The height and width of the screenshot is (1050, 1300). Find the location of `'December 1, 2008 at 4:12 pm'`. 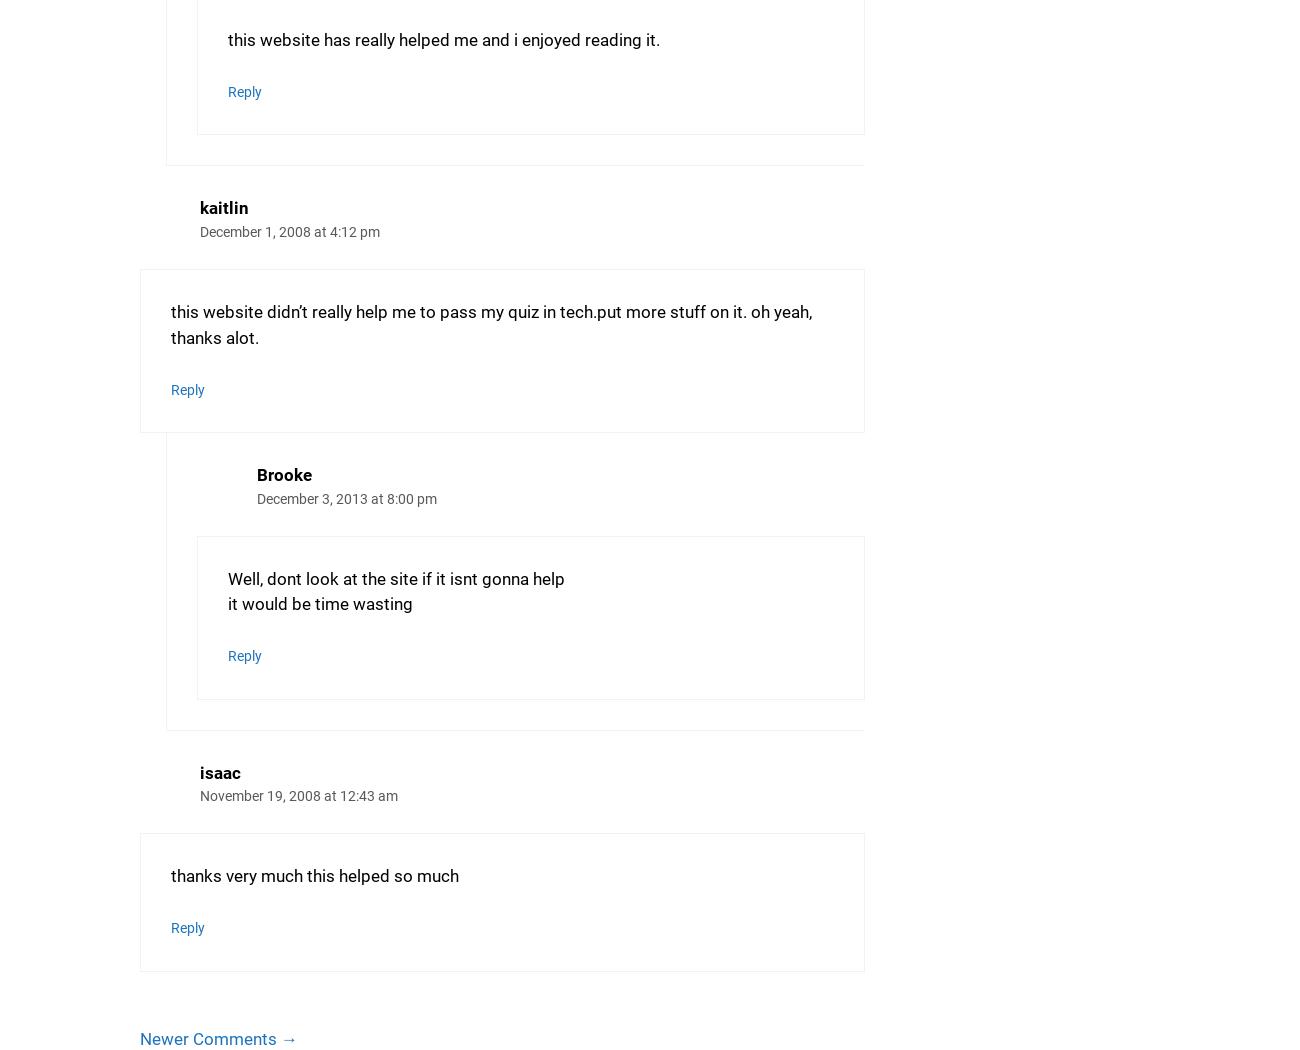

'December 1, 2008 at 4:12 pm' is located at coordinates (290, 231).